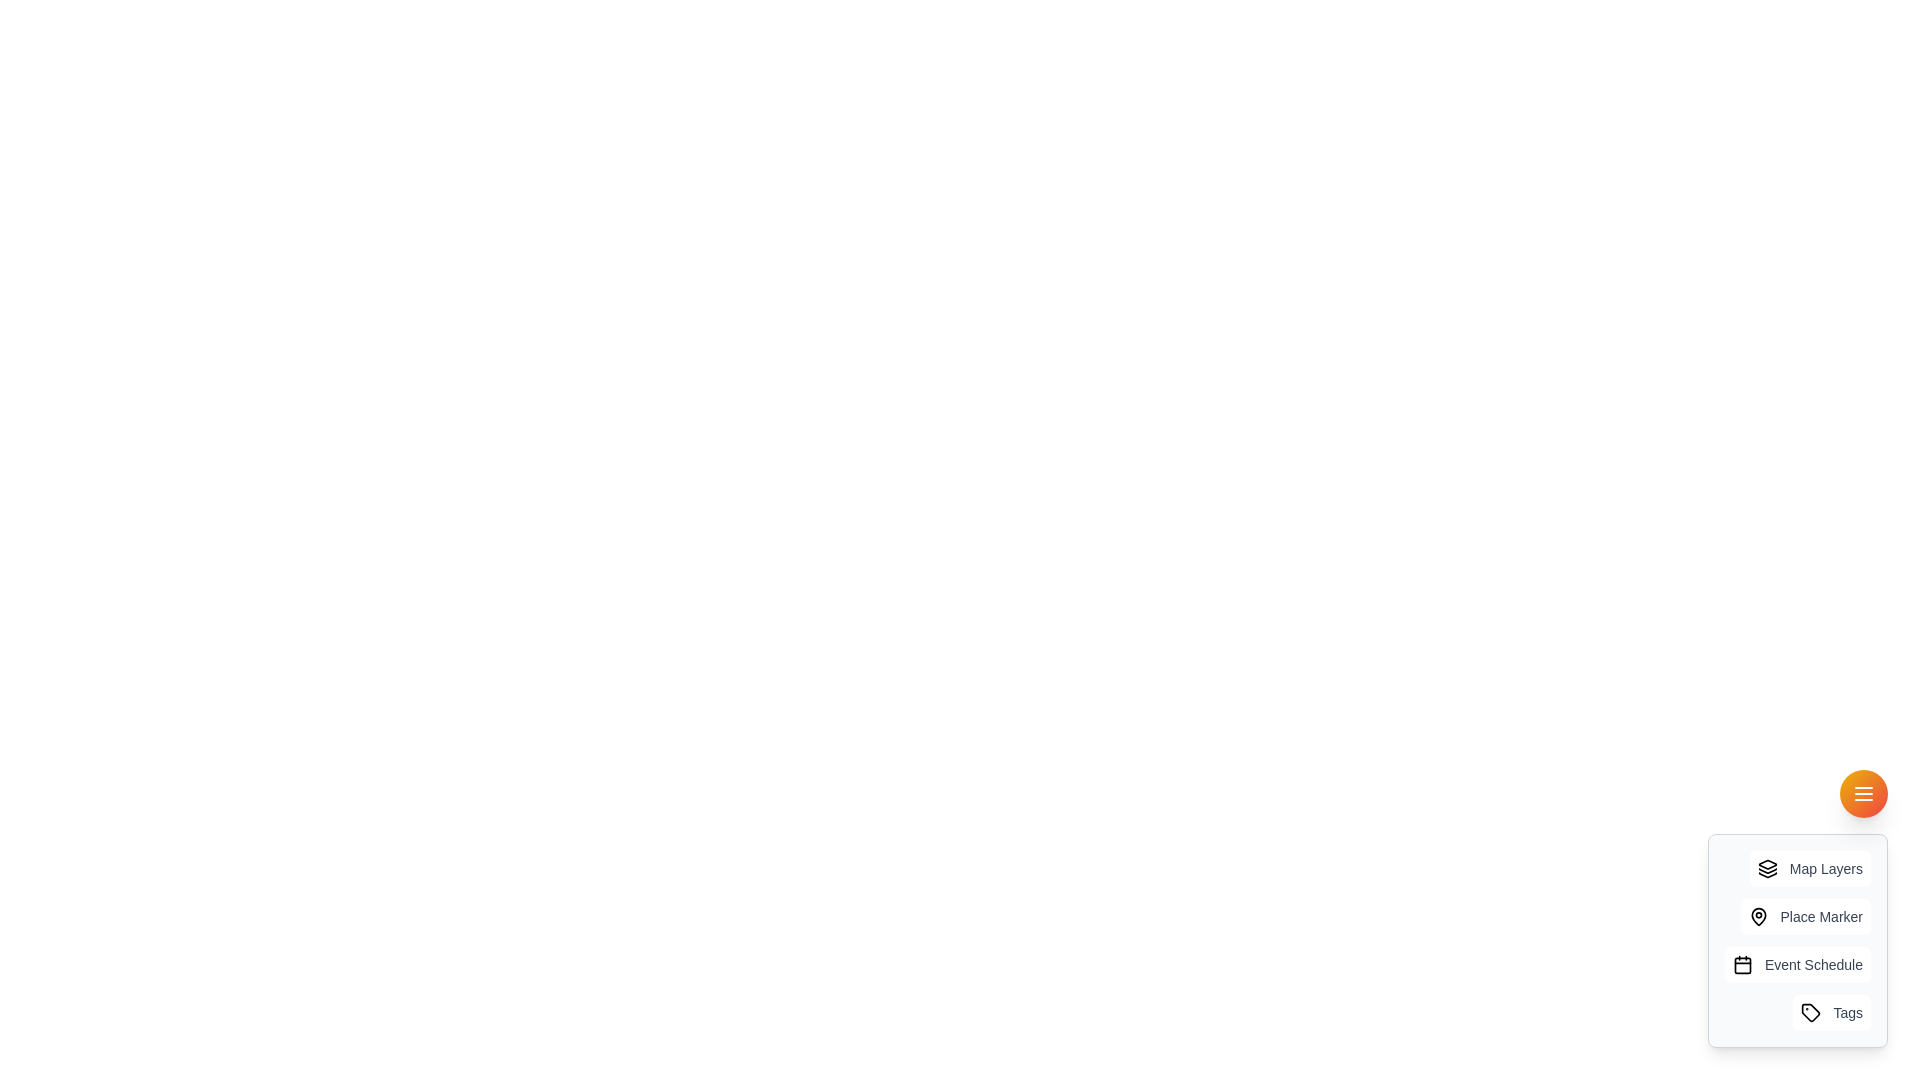  I want to click on the 'Tags' item in the AdvancedUtilitySpeedDial component, so click(1832, 1013).